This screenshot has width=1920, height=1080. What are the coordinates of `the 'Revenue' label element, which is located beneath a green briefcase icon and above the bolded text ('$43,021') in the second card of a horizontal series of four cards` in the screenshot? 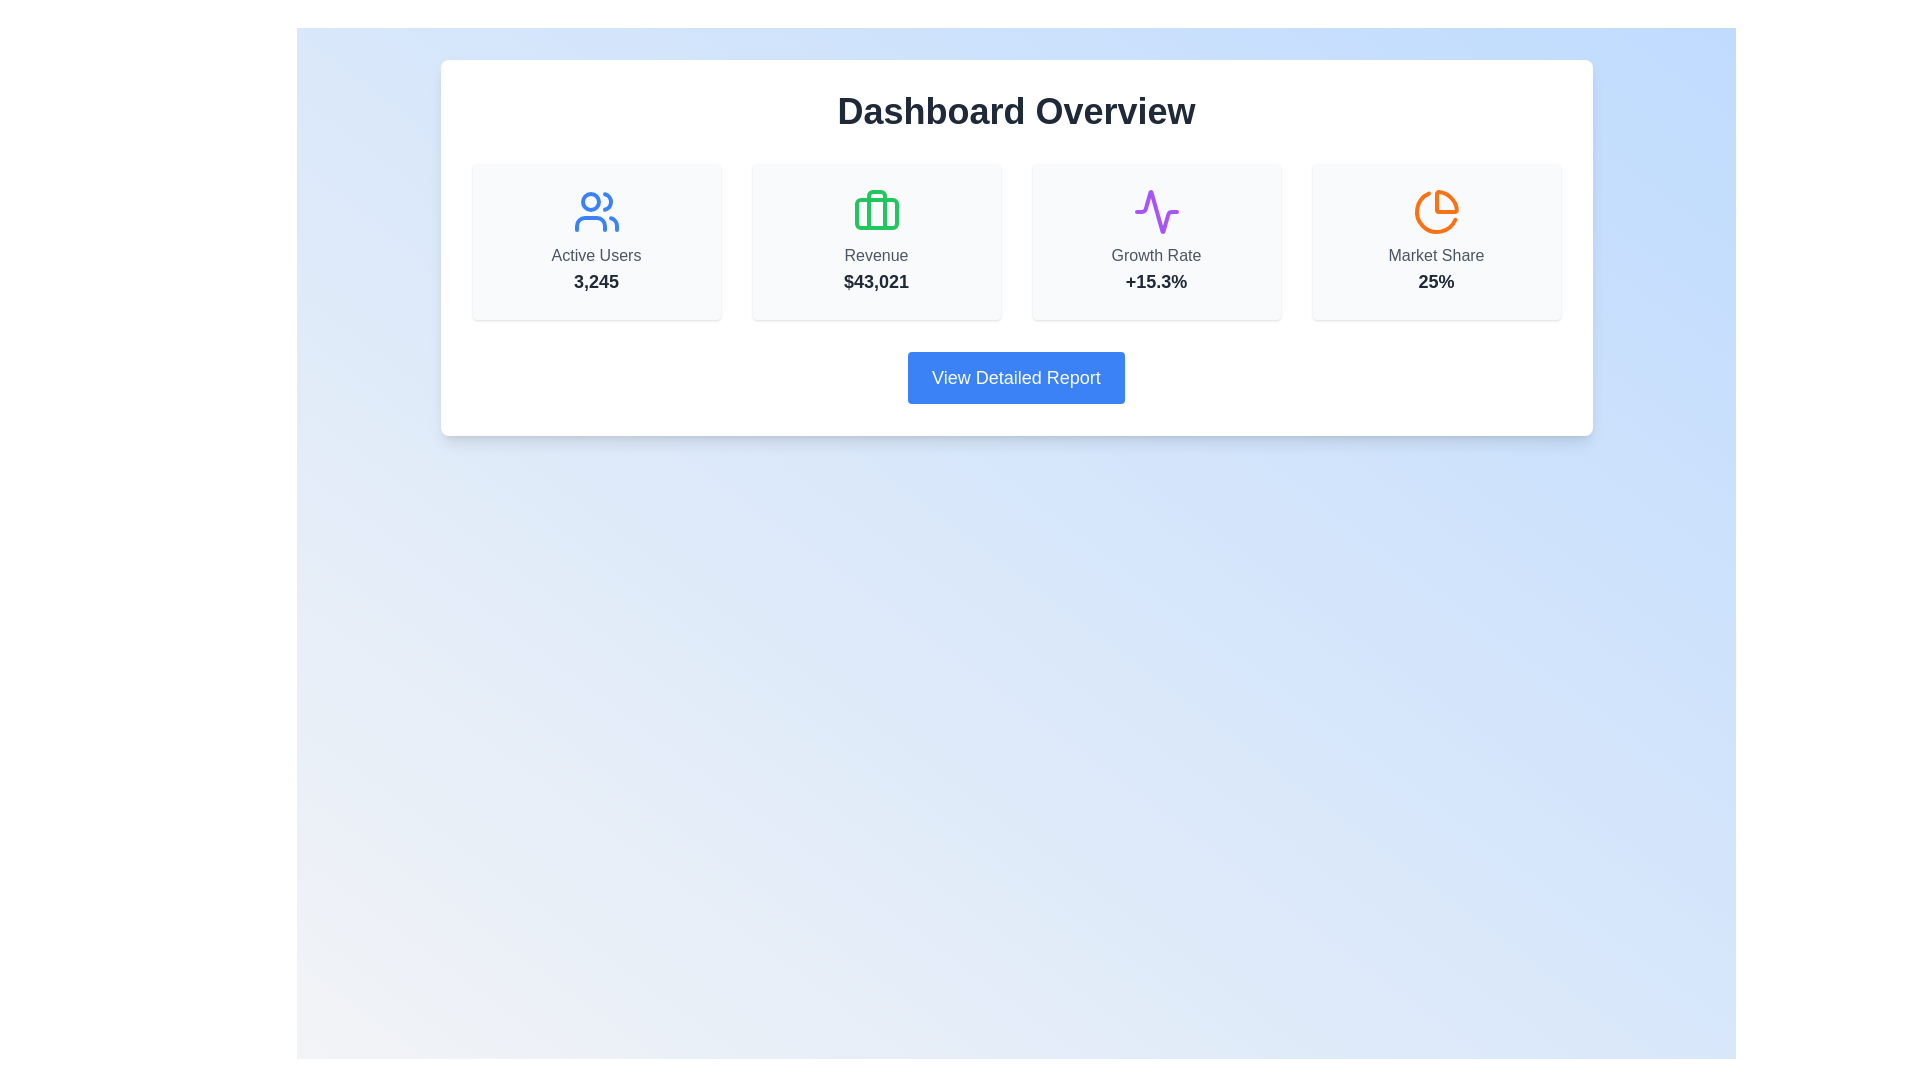 It's located at (876, 254).